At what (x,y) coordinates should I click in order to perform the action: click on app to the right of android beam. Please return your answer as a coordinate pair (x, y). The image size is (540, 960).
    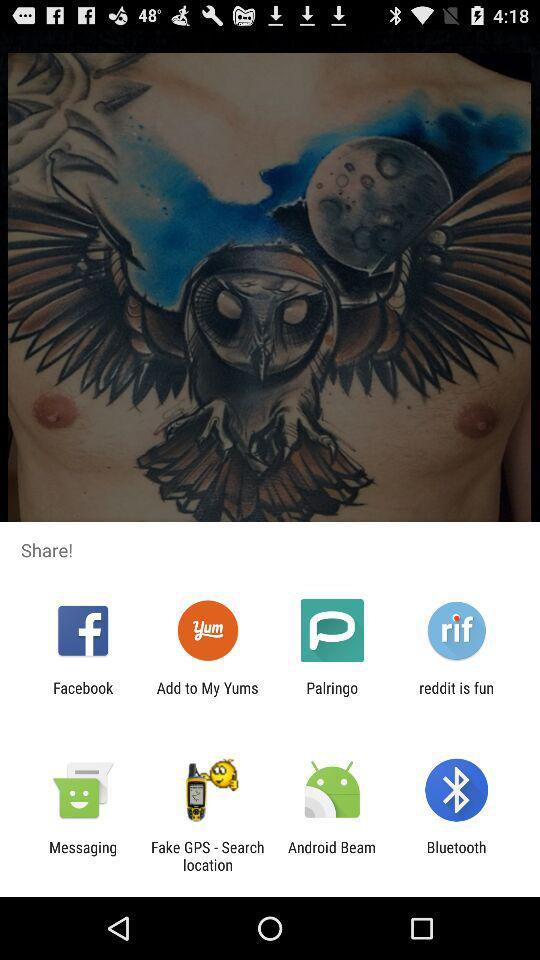
    Looking at the image, I should click on (456, 855).